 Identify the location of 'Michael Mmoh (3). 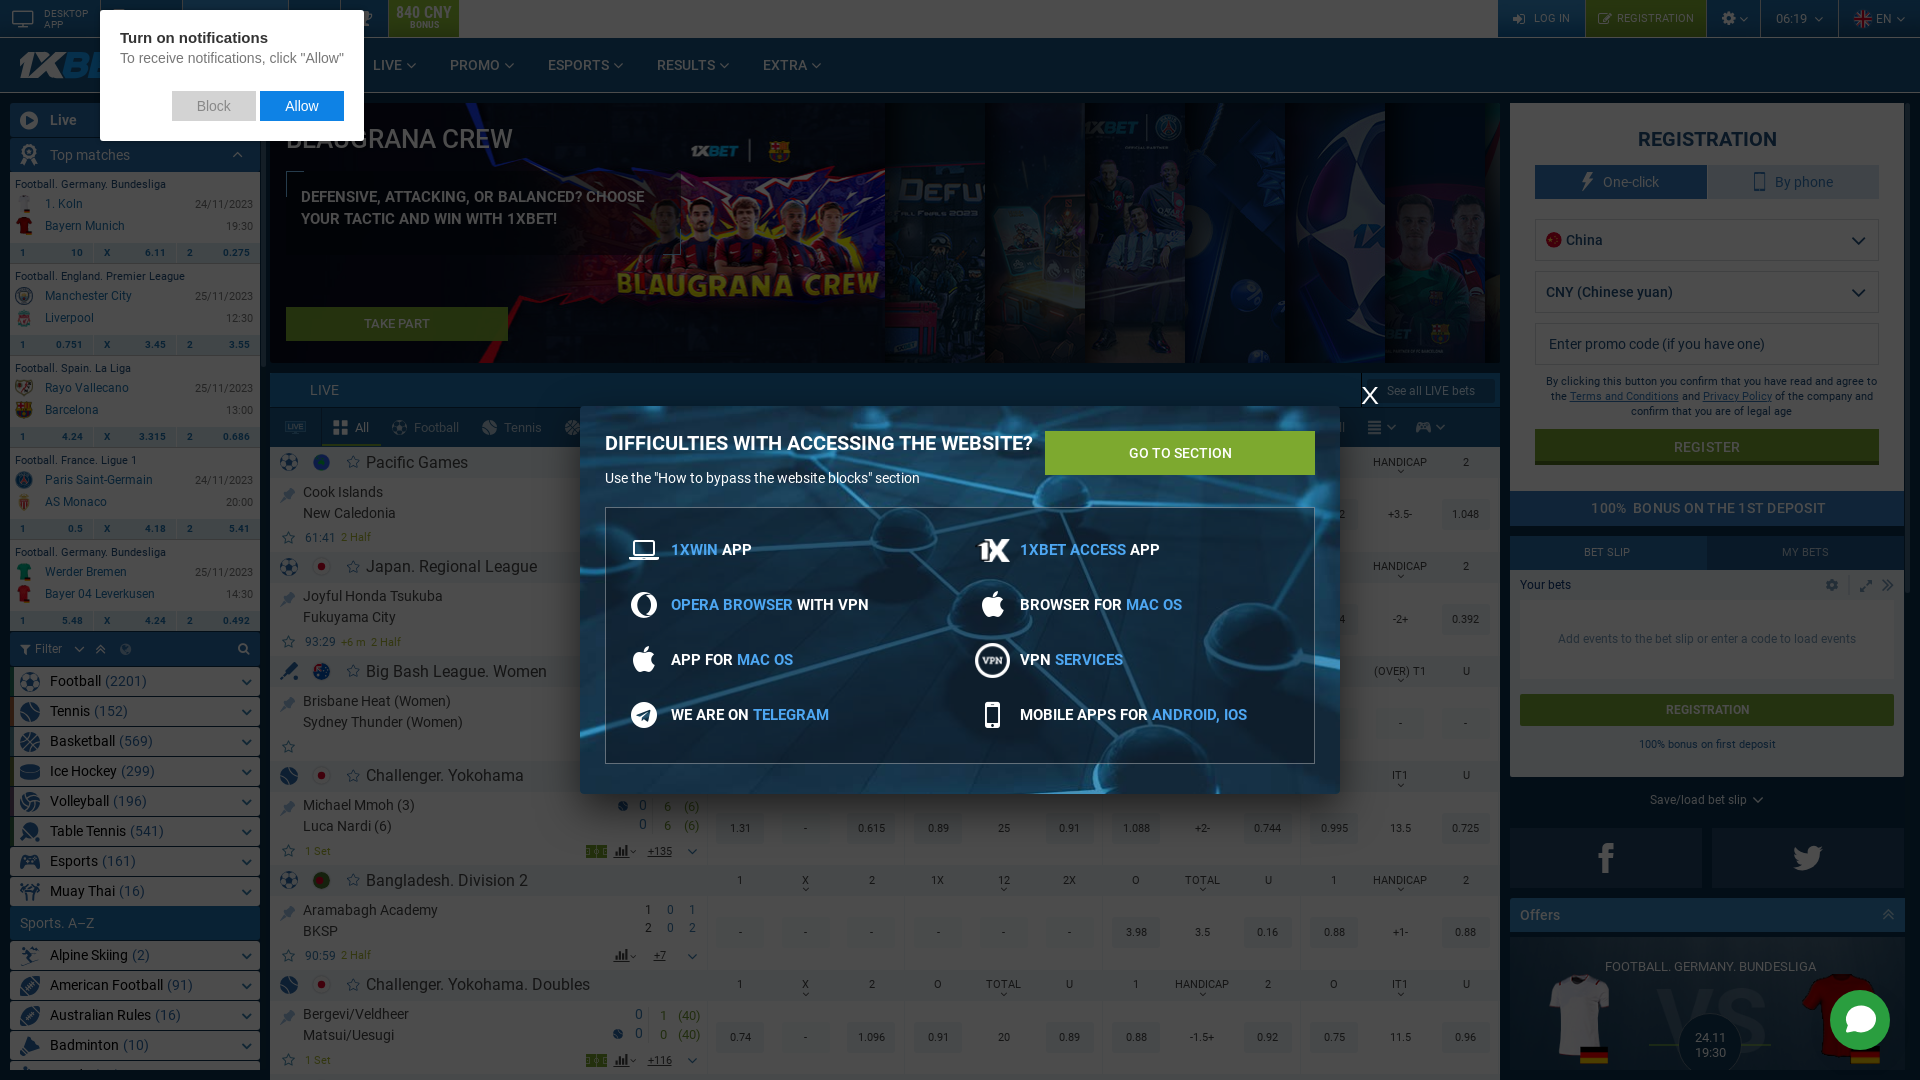
(459, 814).